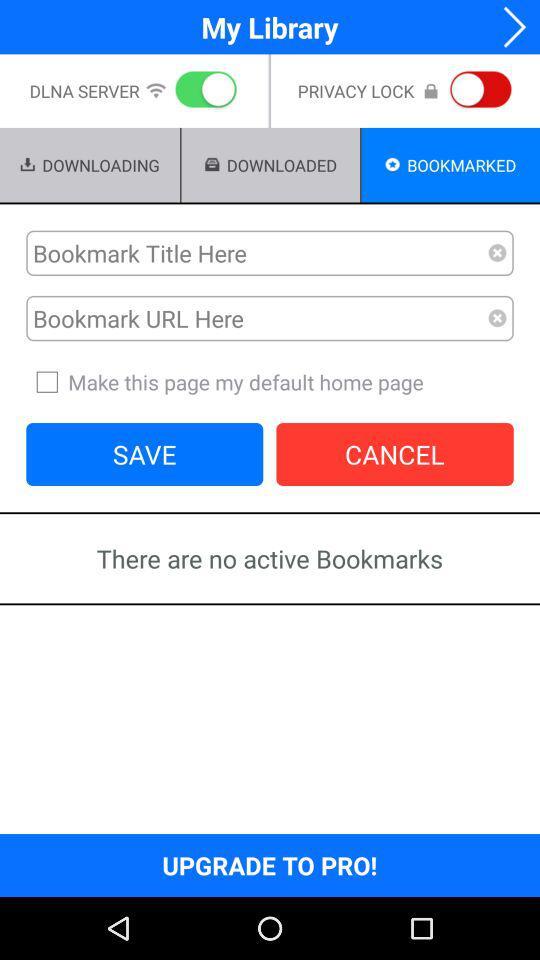 Image resolution: width=540 pixels, height=960 pixels. I want to click on bottom of bookmark url here, so click(270, 380).